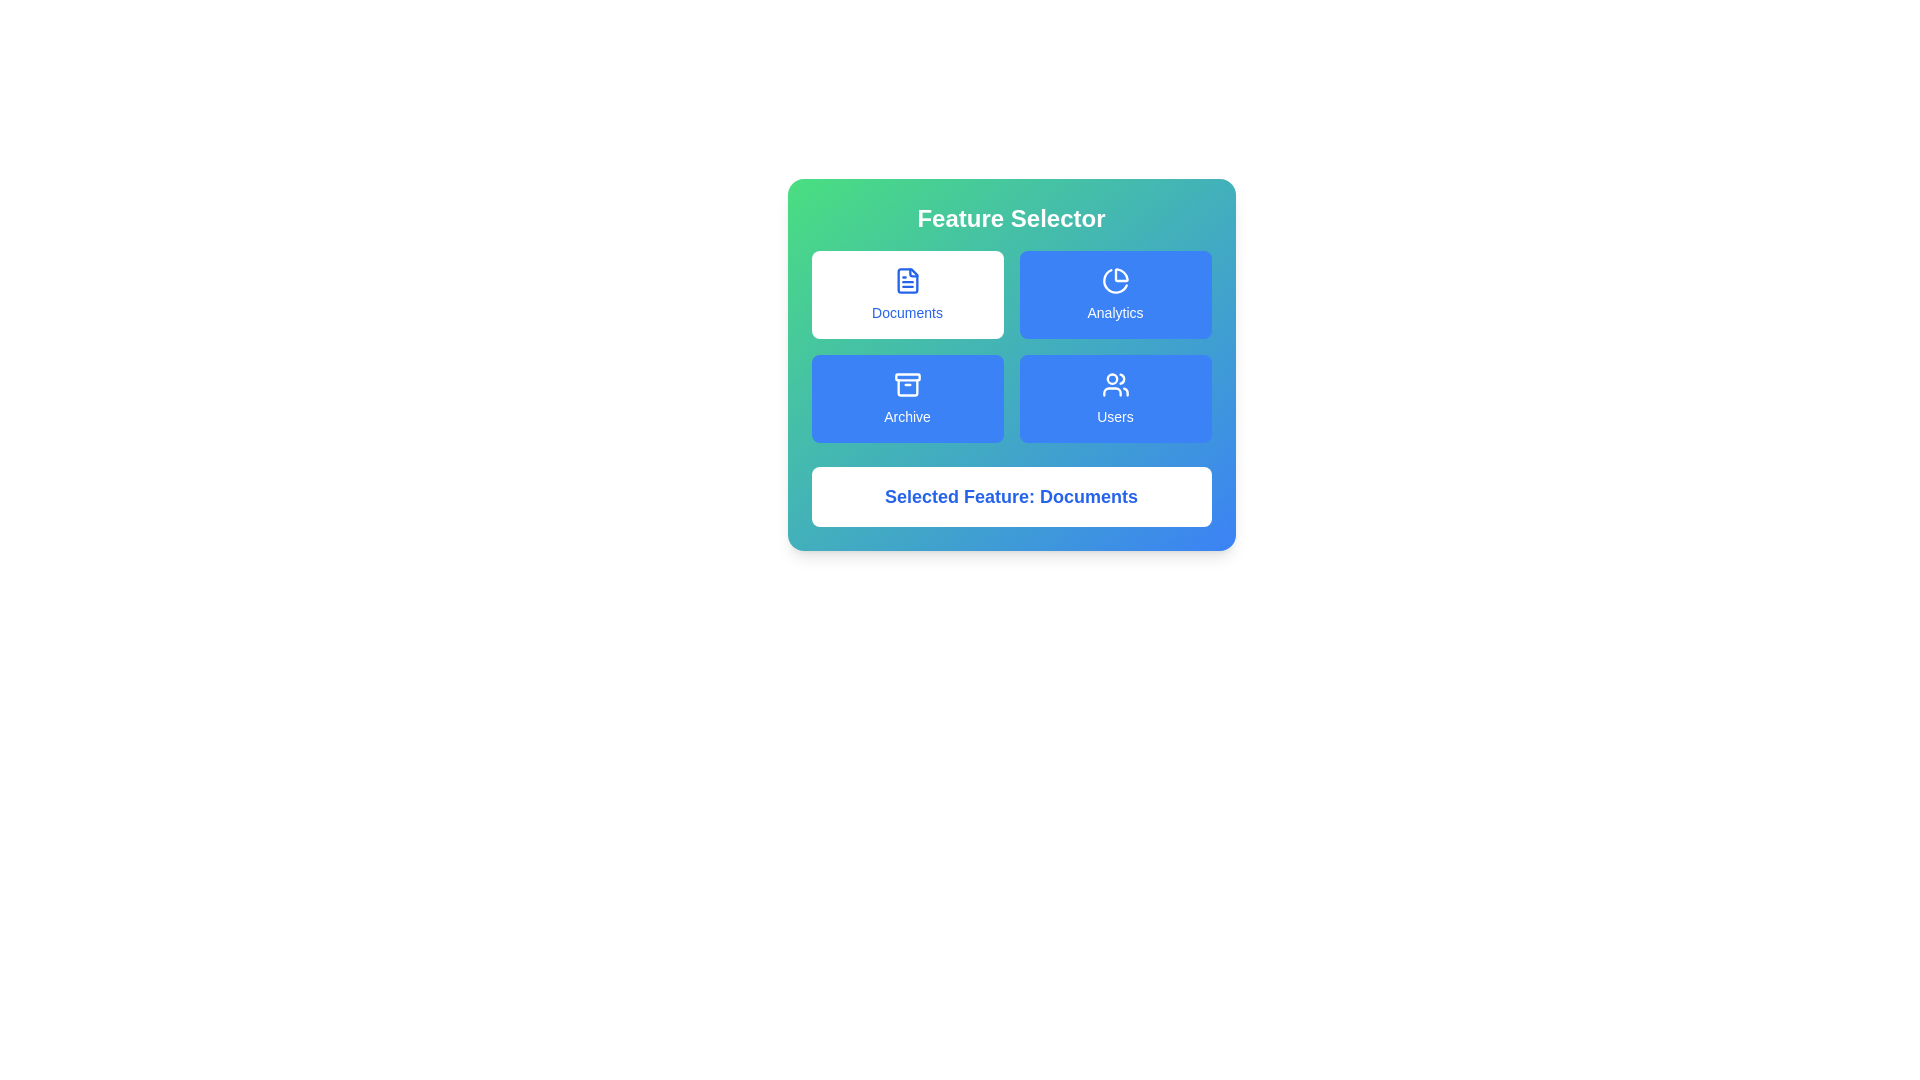 This screenshot has width=1920, height=1080. I want to click on the Text Label that provides a description for the feature represented by the surrounding button, located inside the top-left feature button within a grid of four options, directly below the document icon and horizontally centered, so click(906, 312).